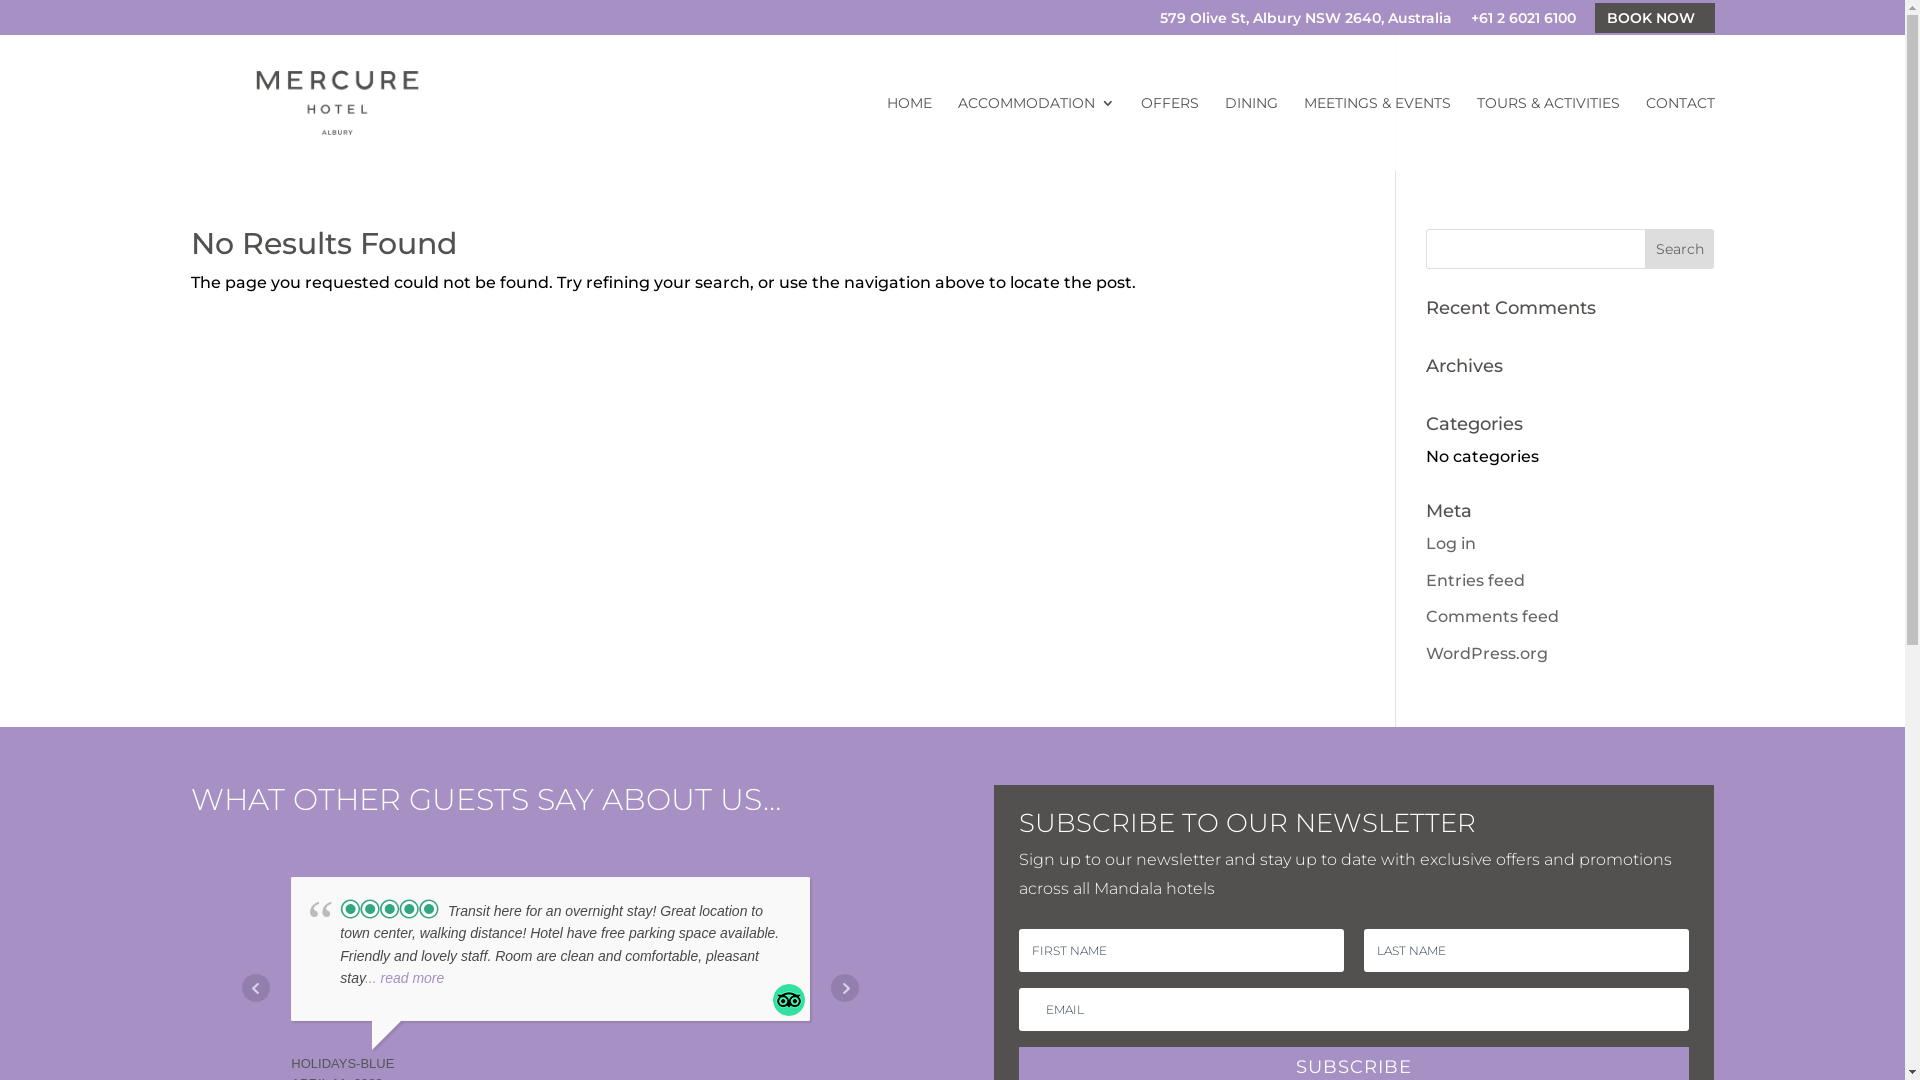 This screenshot has height=1080, width=1920. Describe the element at coordinates (1680, 133) in the screenshot. I see `'CONTACT'` at that location.